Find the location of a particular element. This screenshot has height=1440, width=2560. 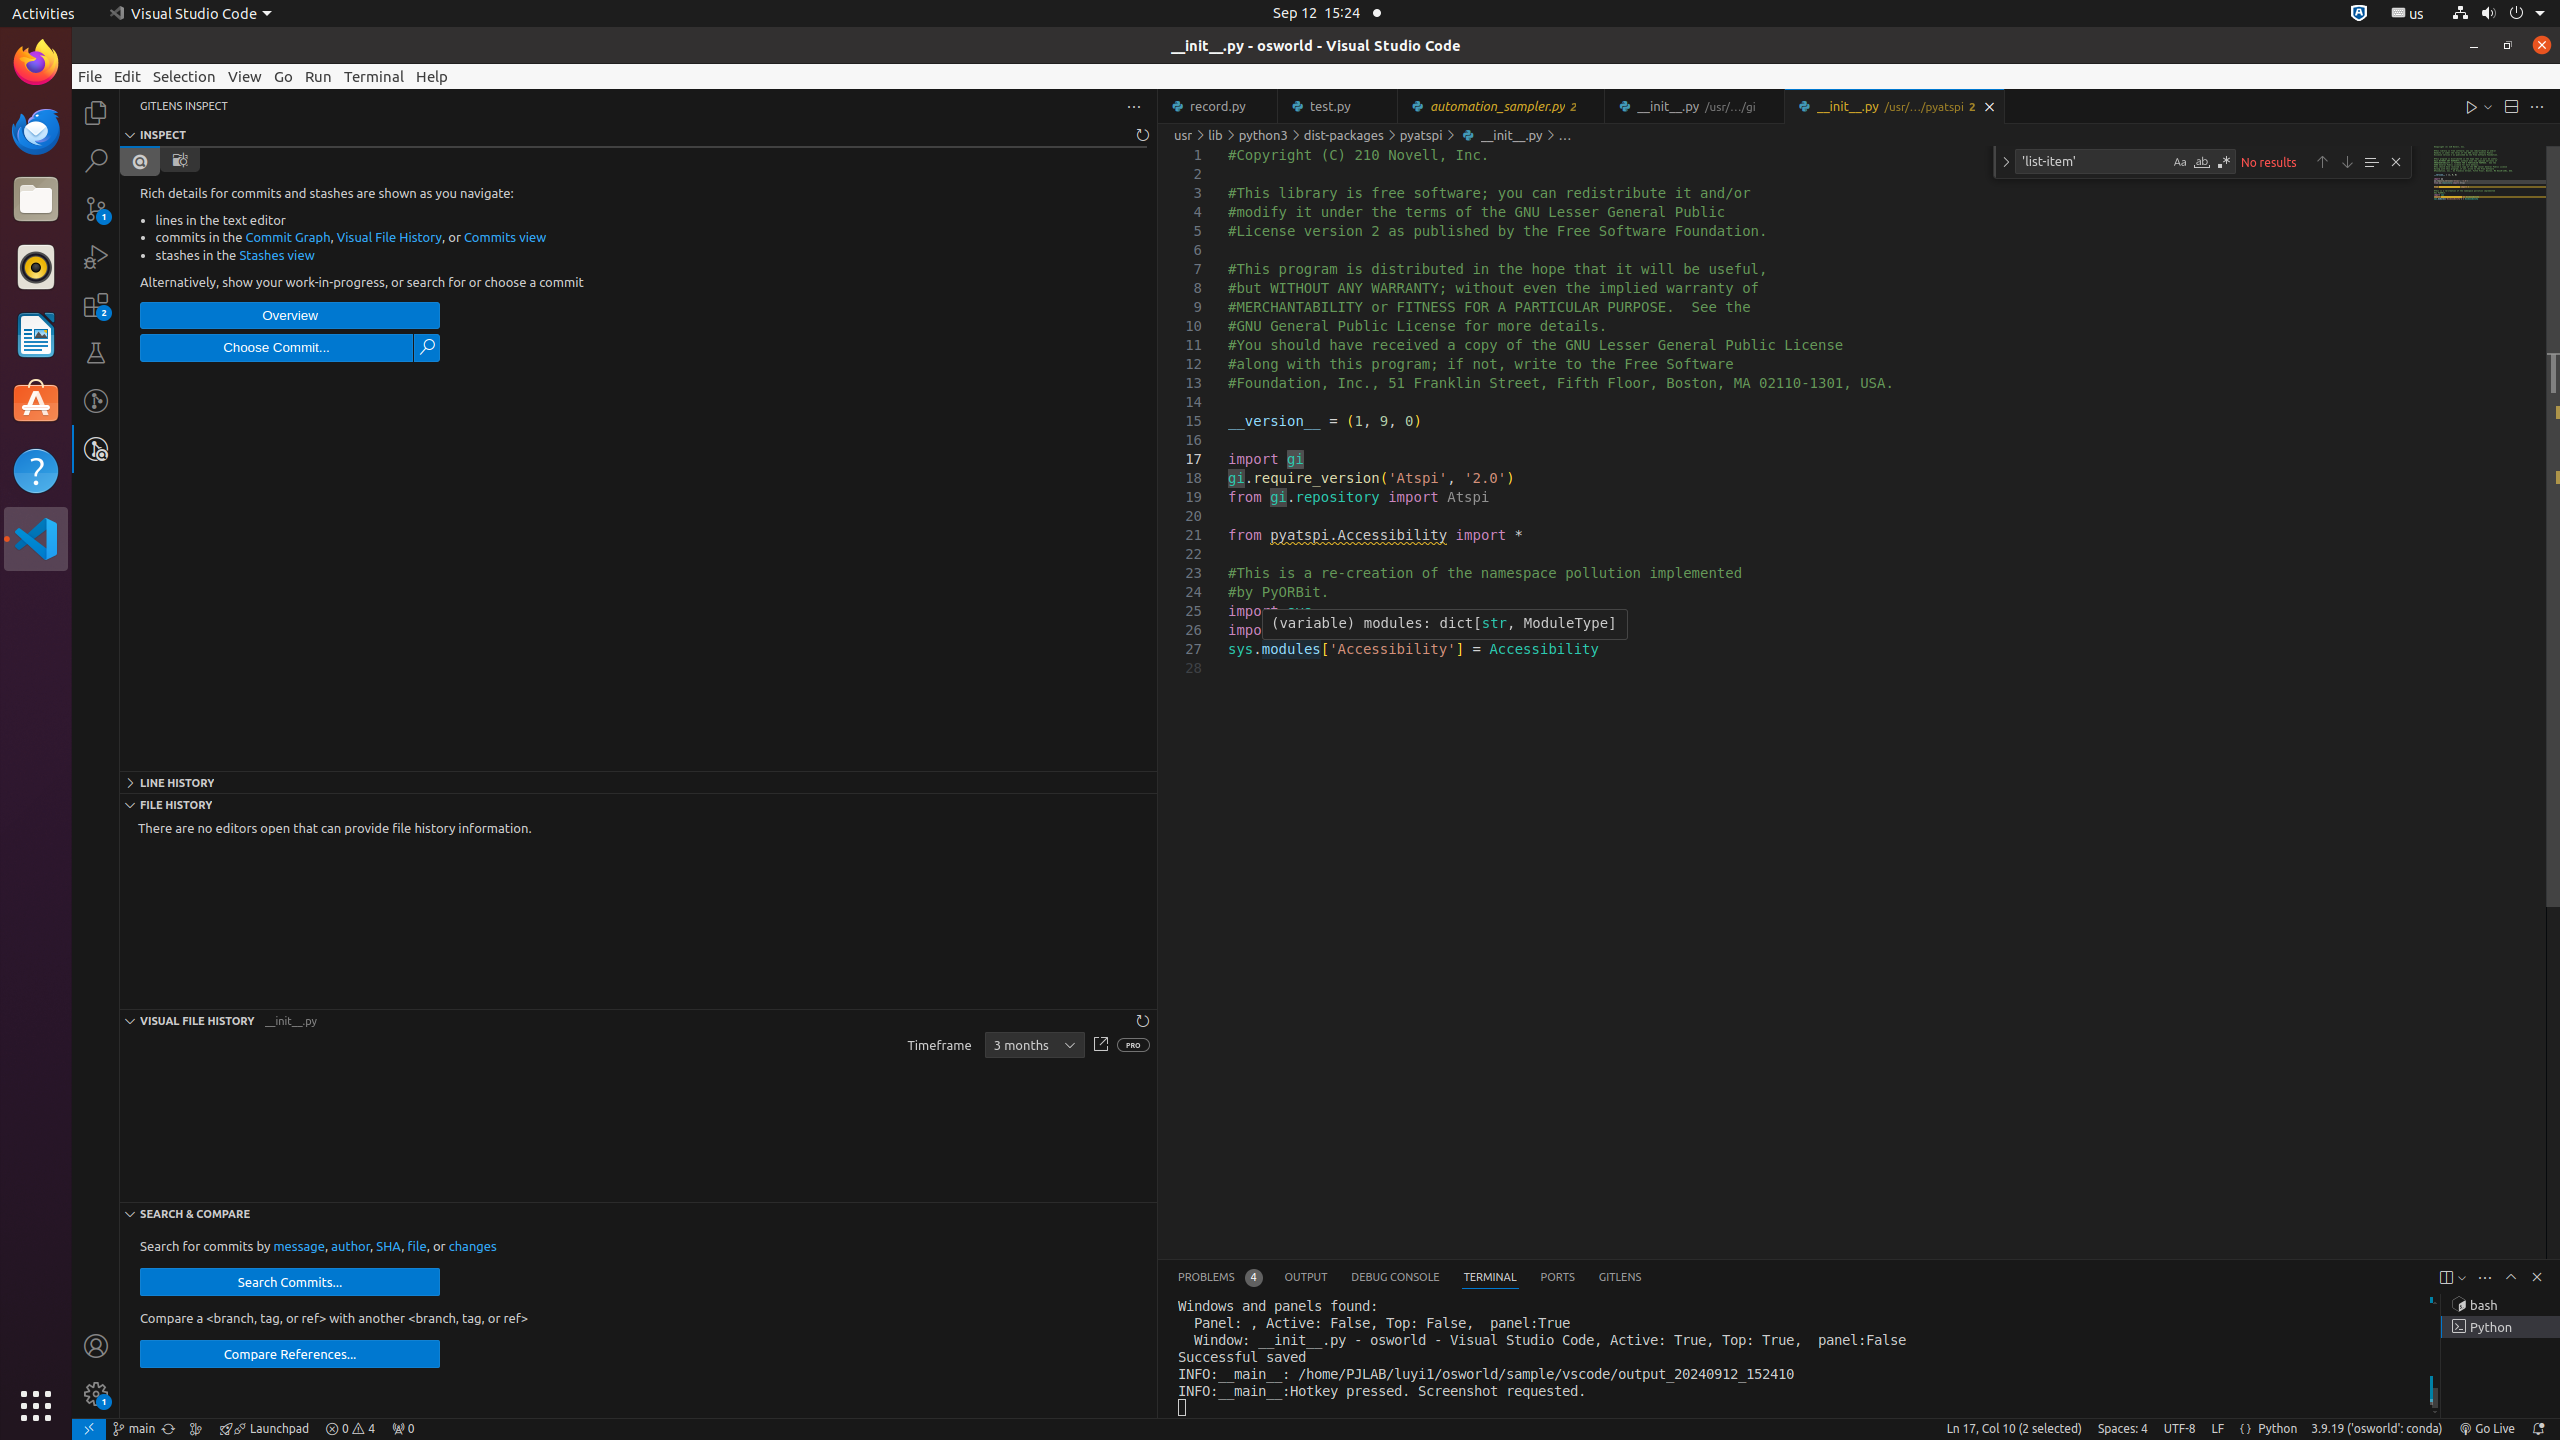

'rocket gitlens-unplug Launchpad, GitLens Launchpad ᴘʀᴇᴠɪᴇᴡ    &mdash;    [$(question)](command:gitlens.launchpad.indicator.action?%22info%22 "What is this?") [$(gear)](command:workbench.action.openSettings?%22gitlens.launchpad%22 "Settings")  |  [$(circle-slash) Hide](command:gitlens.launchpad.indicator.action?%22hide%22 "Hide") --- [Launchpad](command:gitlens.launchpad.indicator.action?%info%22 "Learn about Launchpad") organizes your pull requests into actionable groups to help you focus and keep your team unblocked. It' is located at coordinates (264, 1428).